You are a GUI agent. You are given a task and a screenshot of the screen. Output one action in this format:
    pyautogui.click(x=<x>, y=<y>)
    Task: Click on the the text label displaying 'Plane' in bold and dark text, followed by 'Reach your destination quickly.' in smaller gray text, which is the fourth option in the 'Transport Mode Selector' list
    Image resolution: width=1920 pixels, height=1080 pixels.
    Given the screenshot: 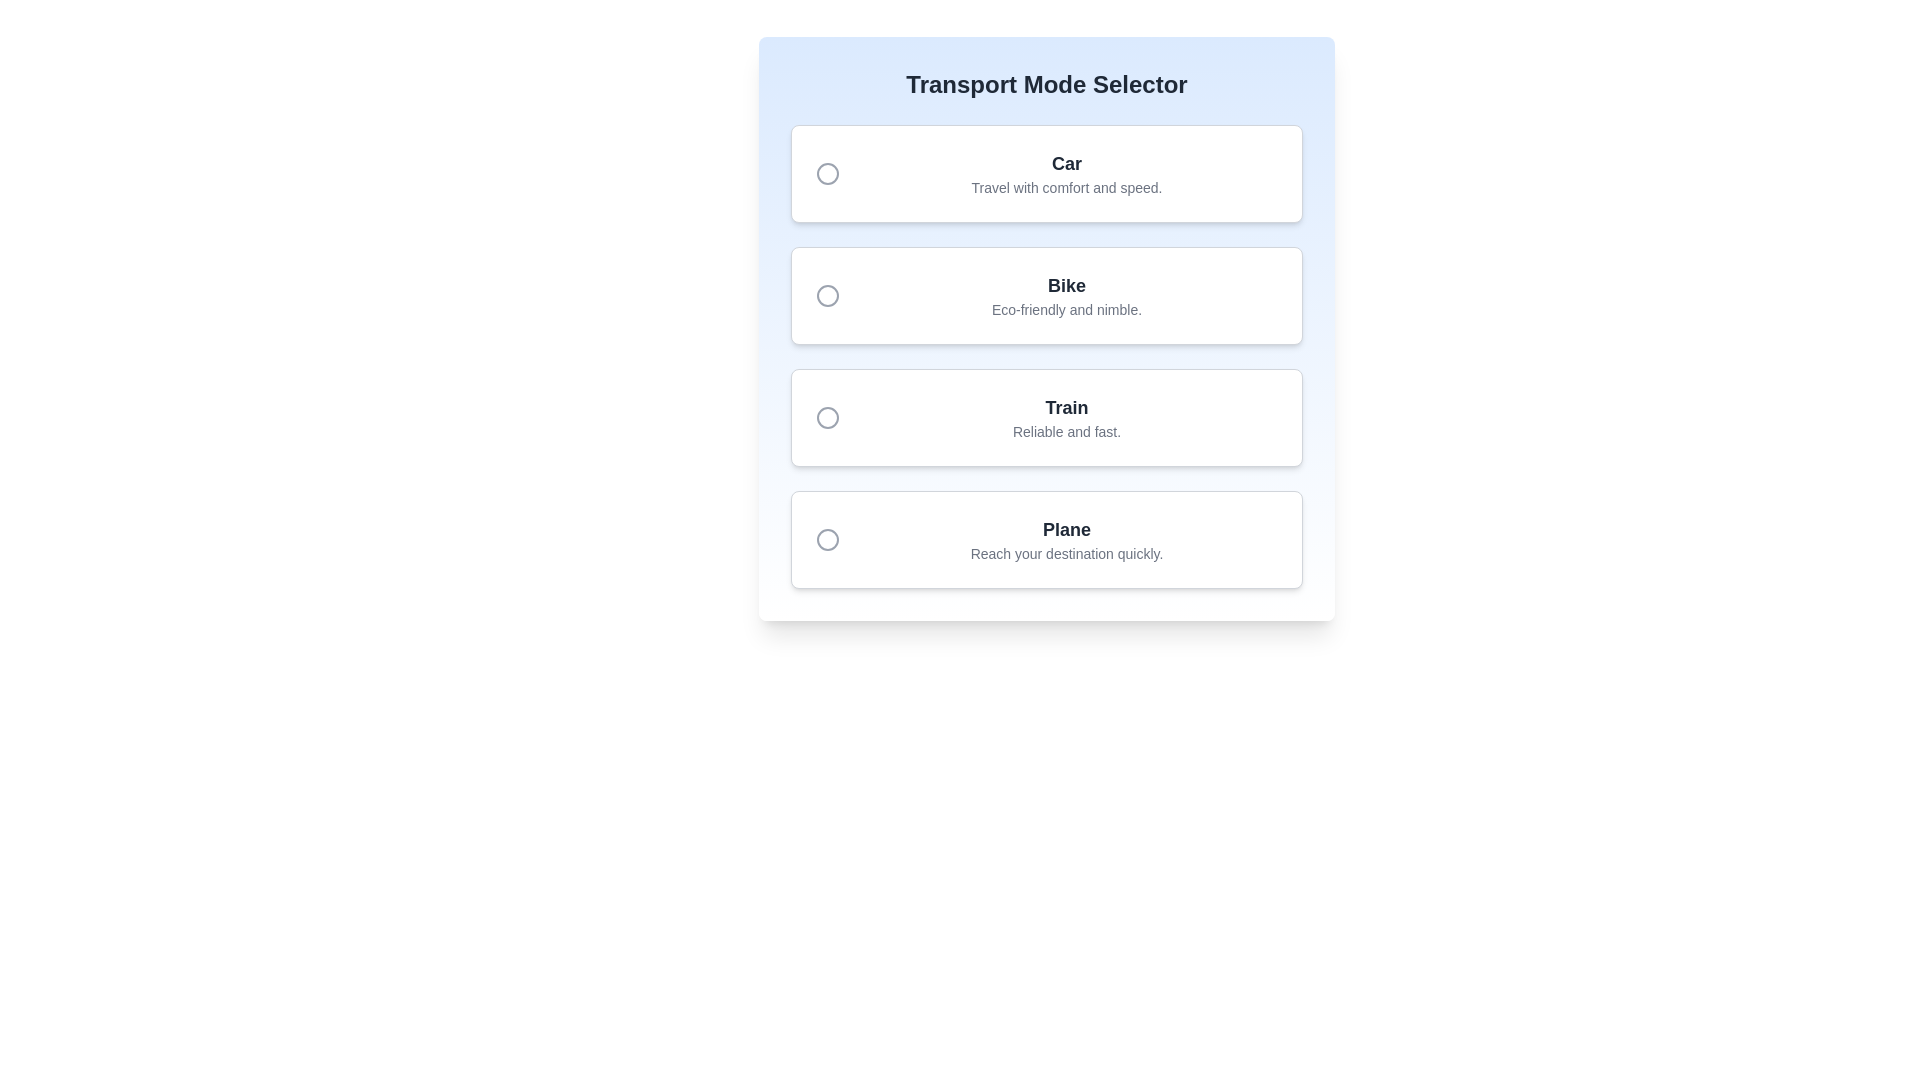 What is the action you would take?
    pyautogui.click(x=1065, y=540)
    